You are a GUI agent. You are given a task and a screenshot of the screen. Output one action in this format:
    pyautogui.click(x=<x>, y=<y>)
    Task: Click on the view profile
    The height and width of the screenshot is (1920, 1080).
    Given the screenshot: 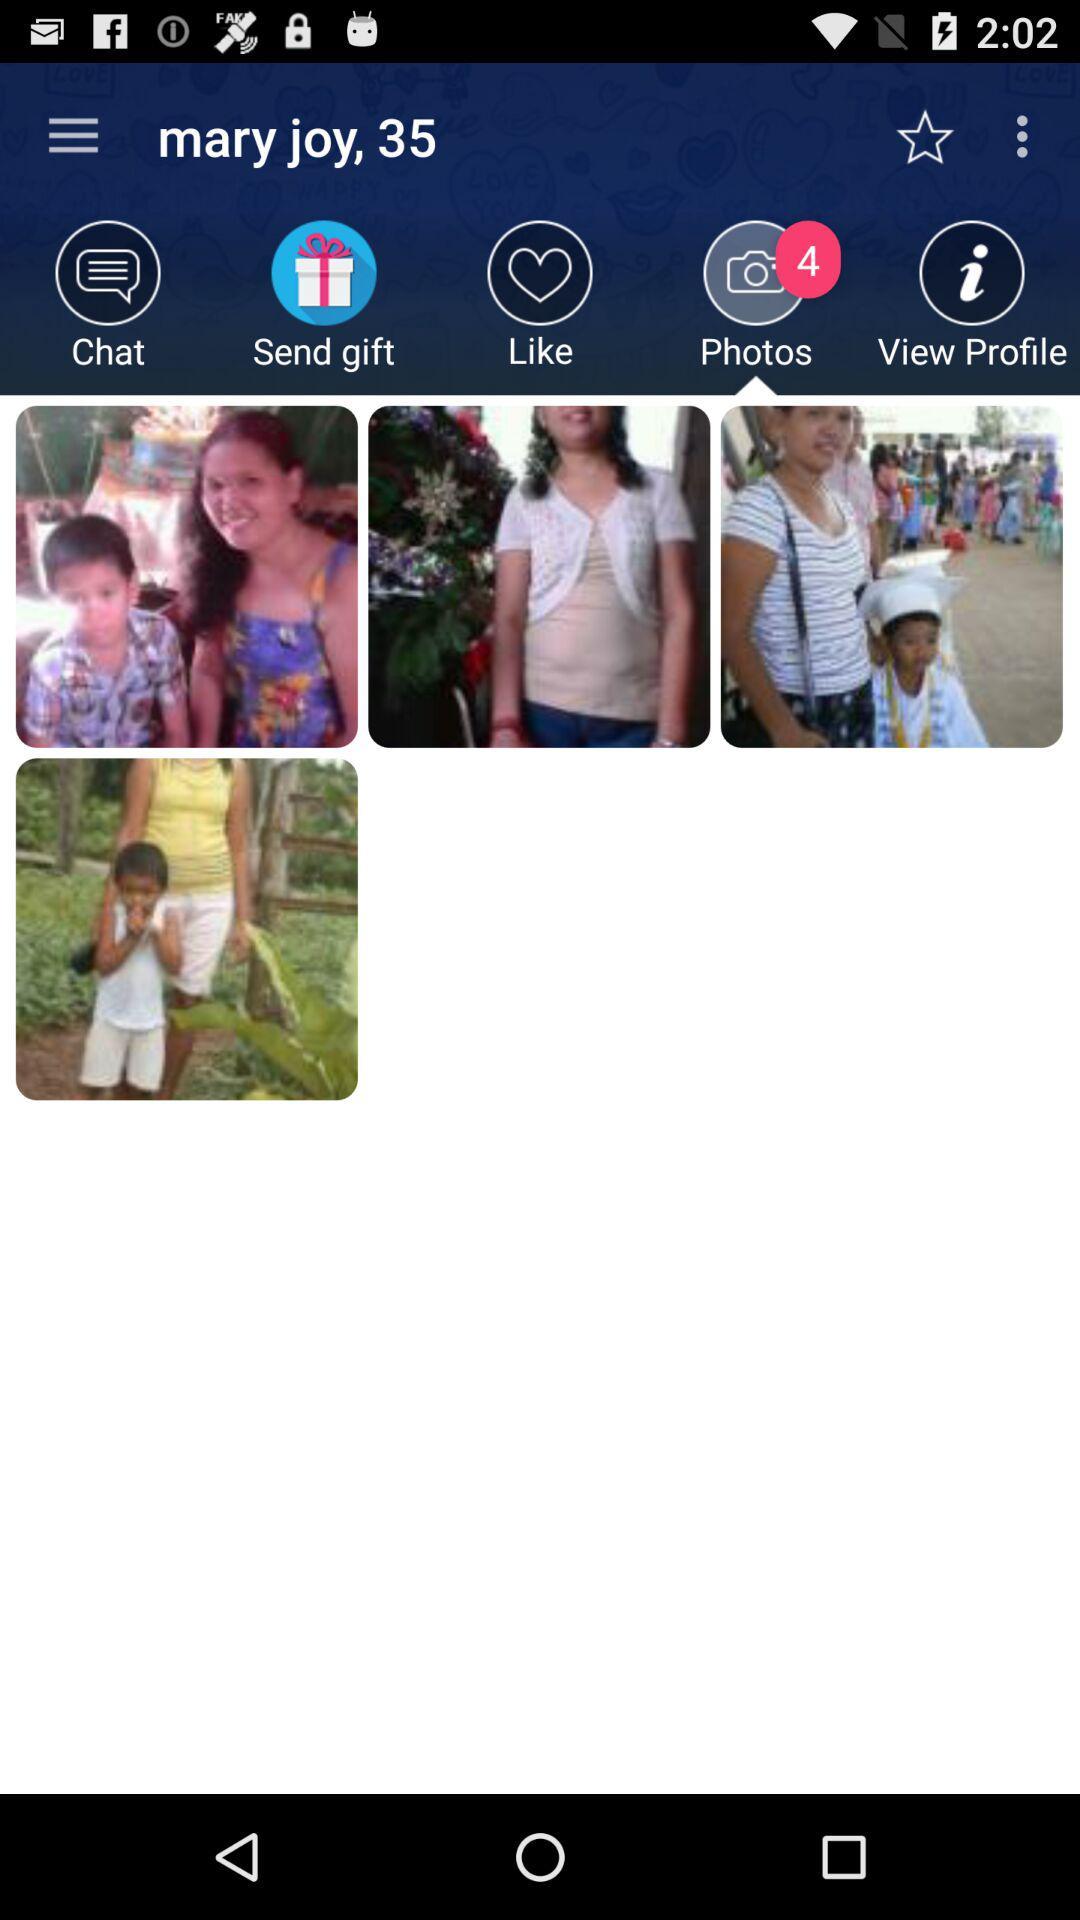 What is the action you would take?
    pyautogui.click(x=971, y=306)
    